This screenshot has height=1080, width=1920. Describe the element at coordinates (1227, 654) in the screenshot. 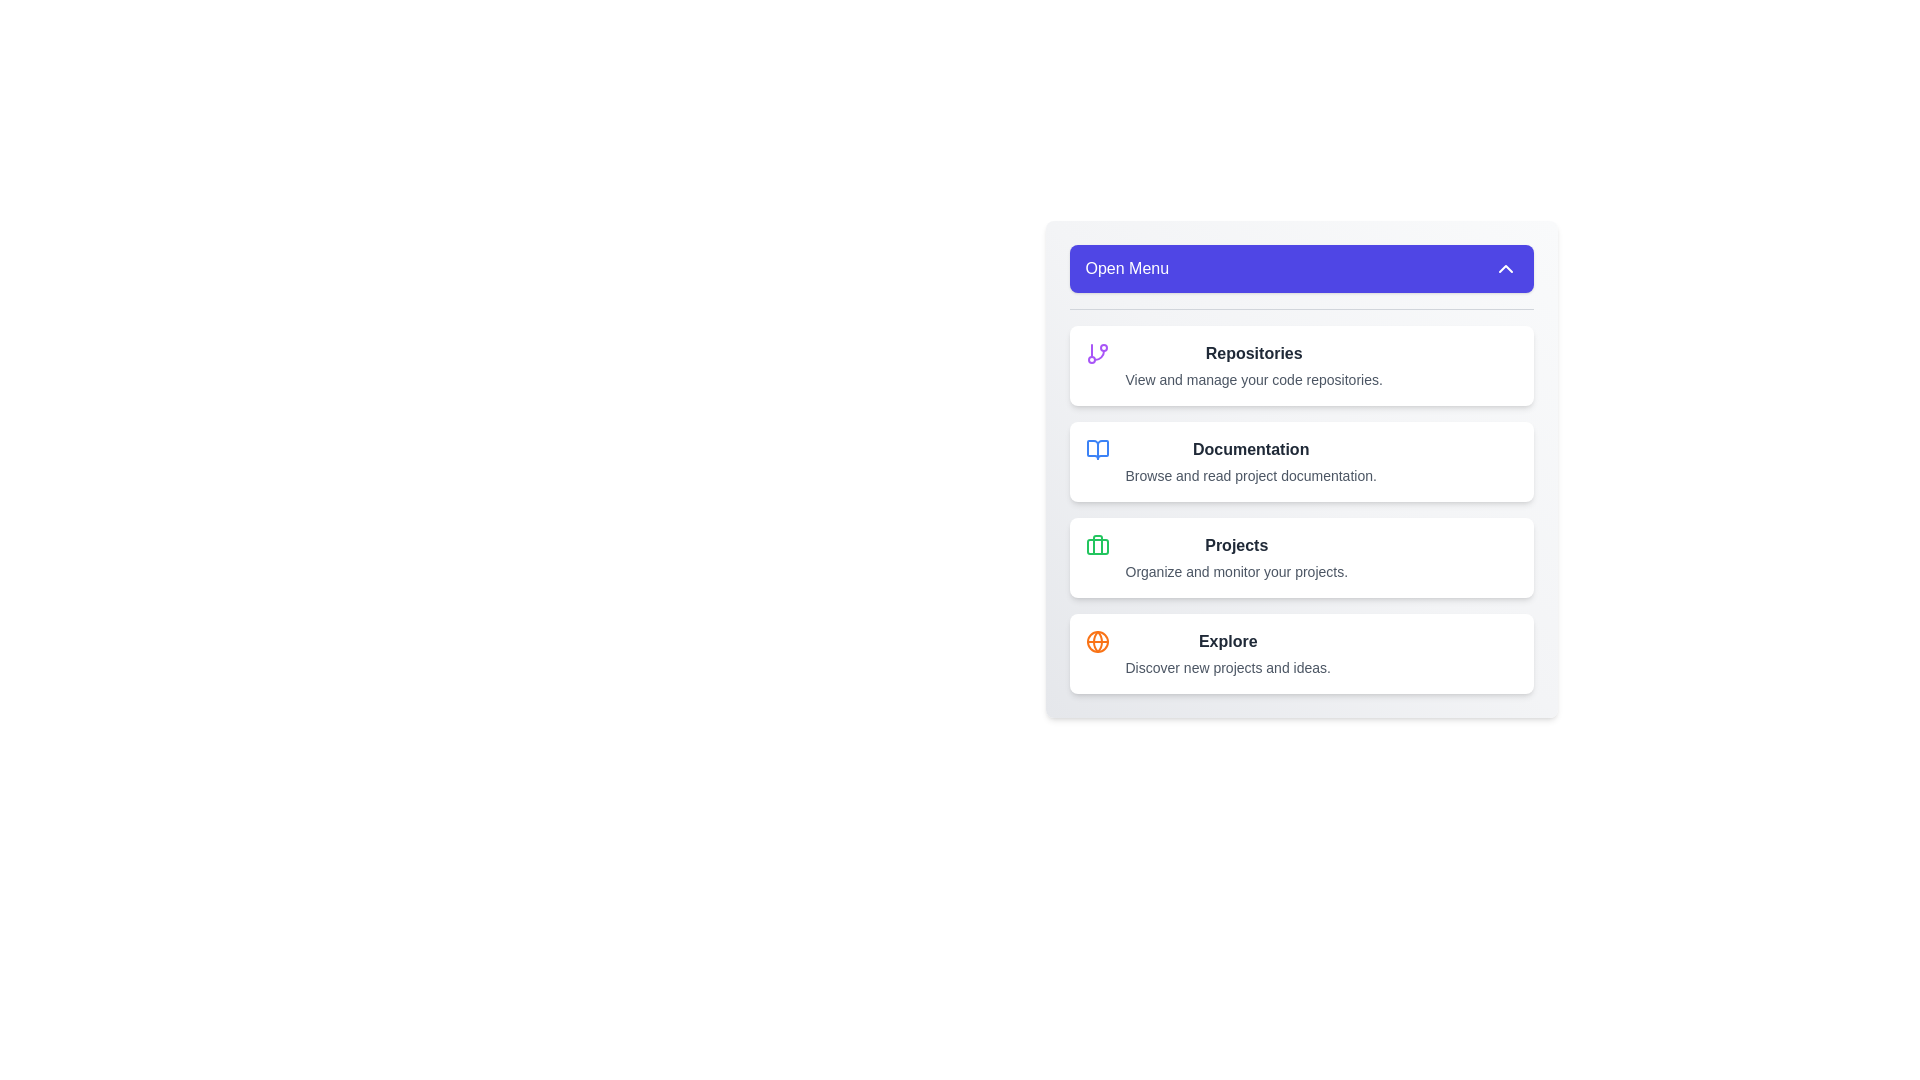

I see `the text block titled 'Explore' which includes the description 'Discover new projects and ideas.' positioned as the fourth item in a vertically stacked list menu` at that location.